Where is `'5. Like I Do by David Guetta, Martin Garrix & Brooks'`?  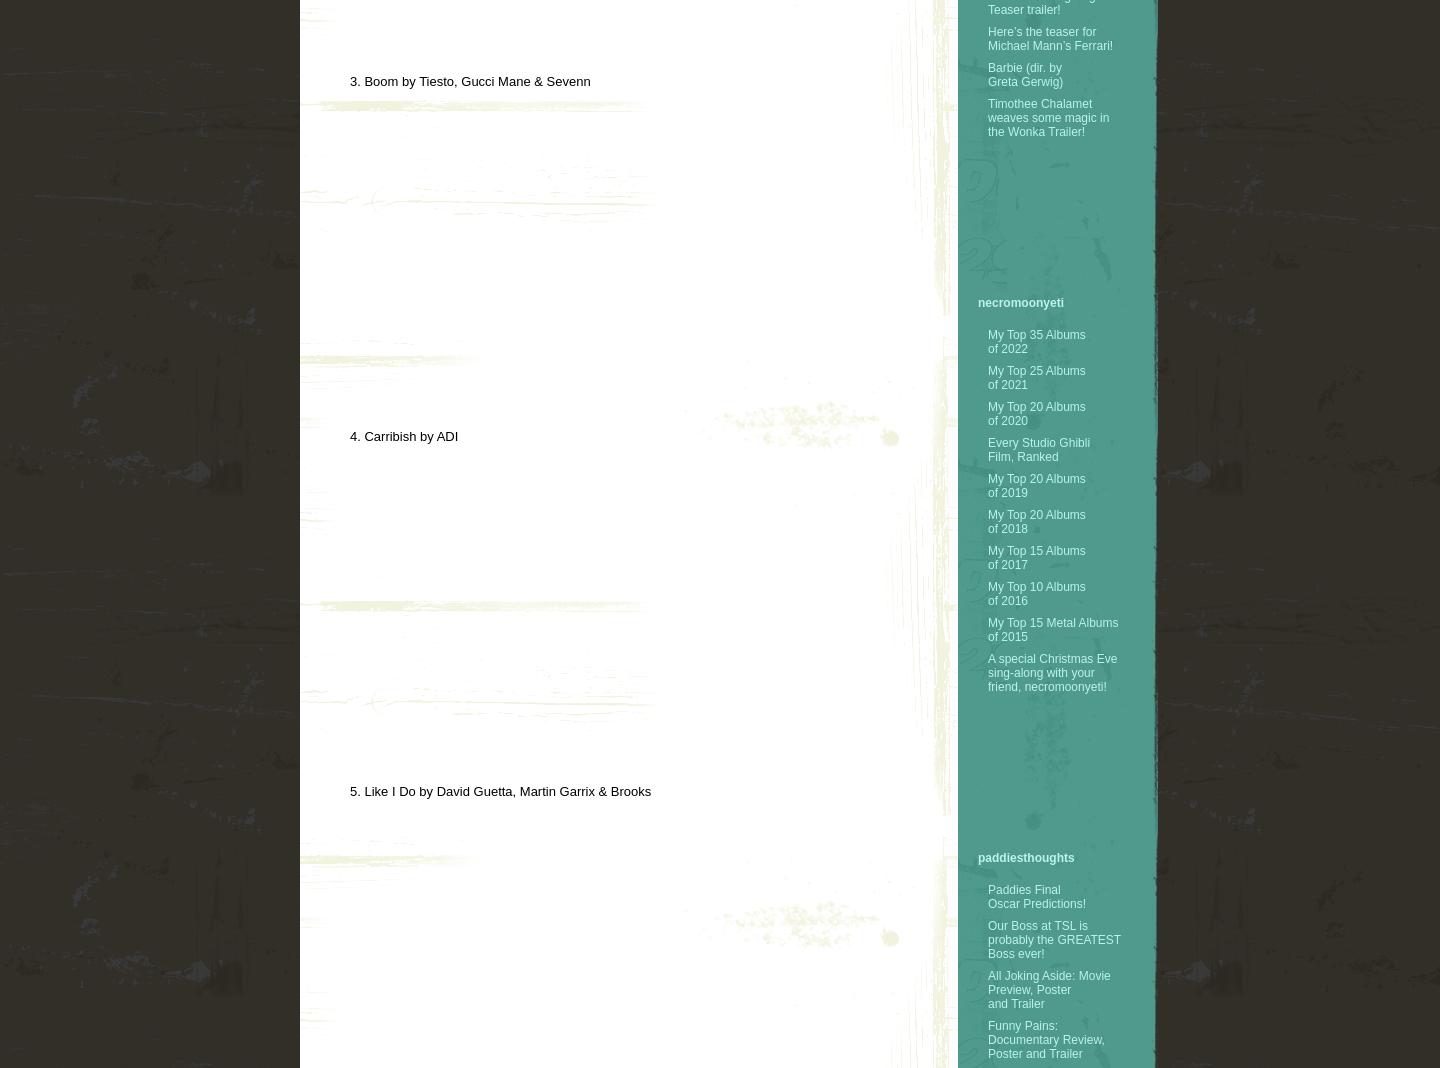 '5. Like I Do by David Guetta, Martin Garrix & Brooks' is located at coordinates (499, 791).